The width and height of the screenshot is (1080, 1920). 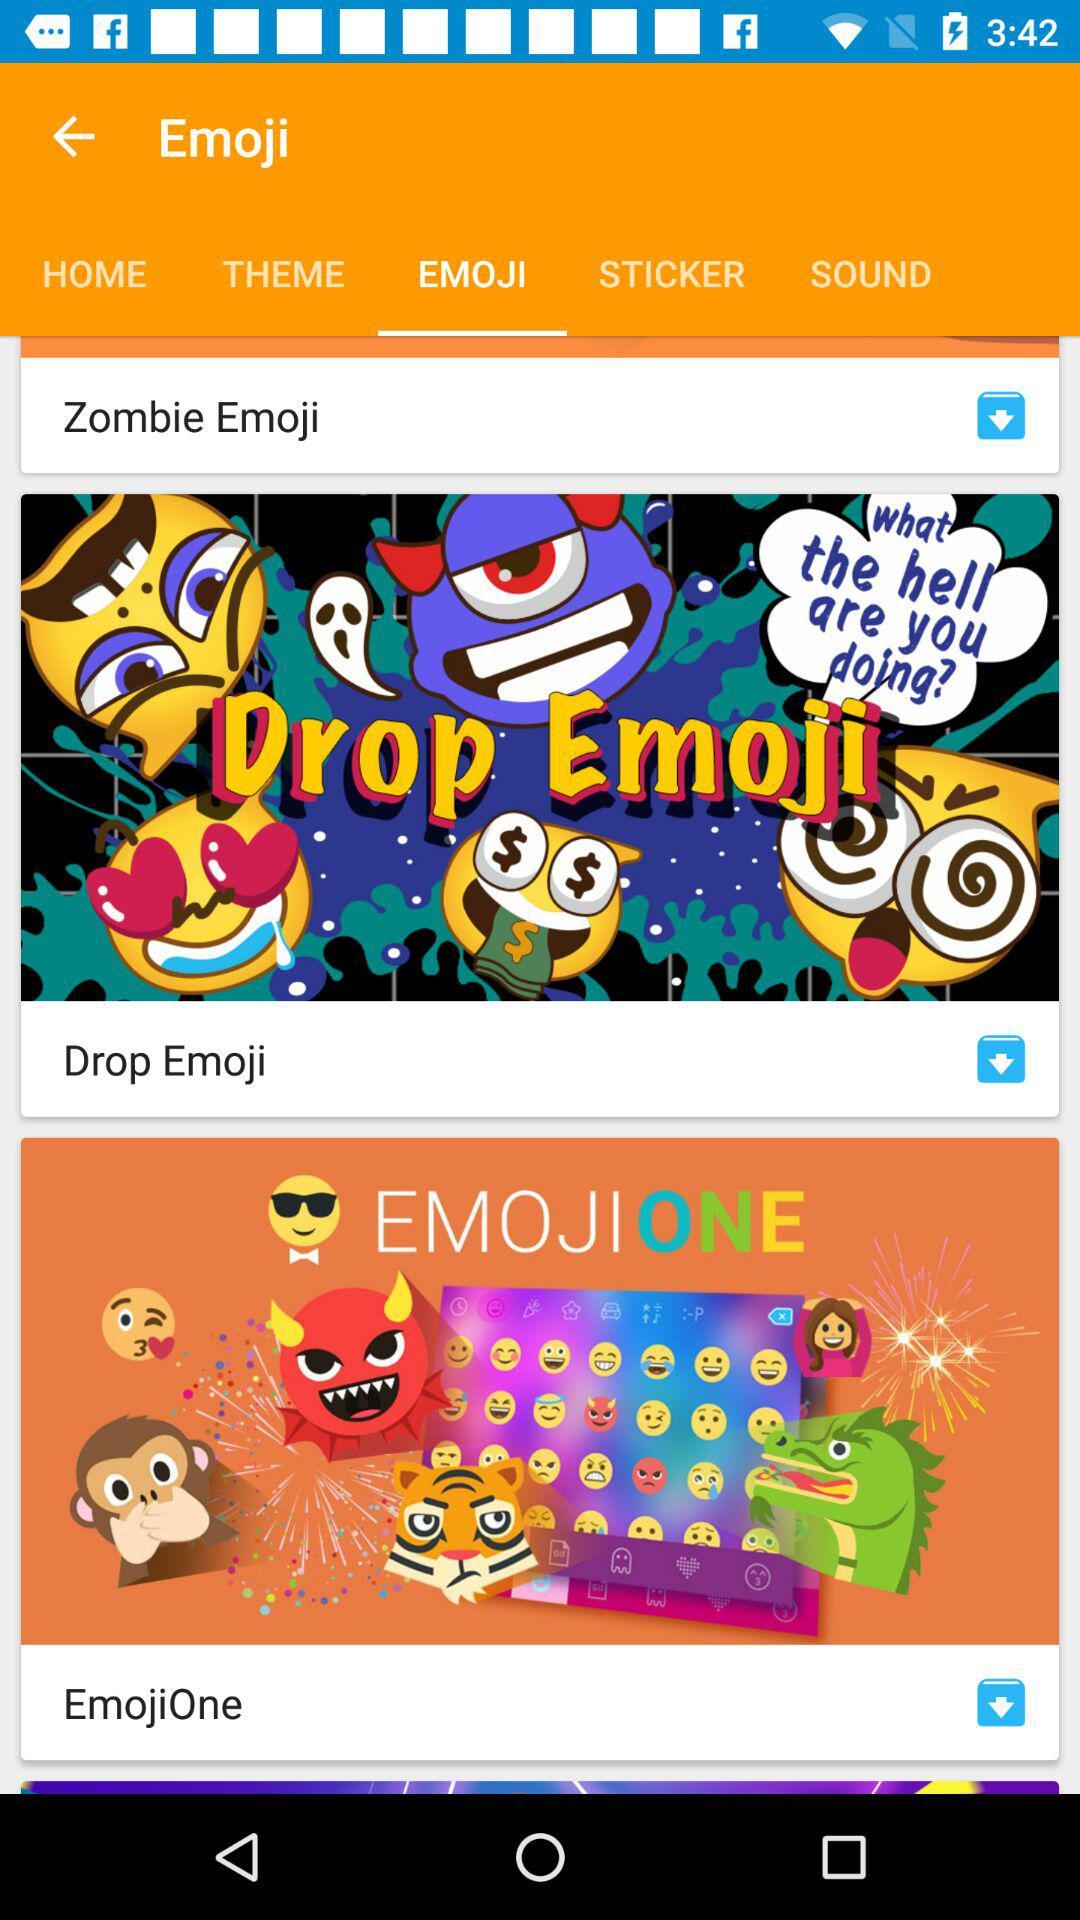 What do you see at coordinates (72, 135) in the screenshot?
I see `the item to the left of the emoji icon` at bounding box center [72, 135].